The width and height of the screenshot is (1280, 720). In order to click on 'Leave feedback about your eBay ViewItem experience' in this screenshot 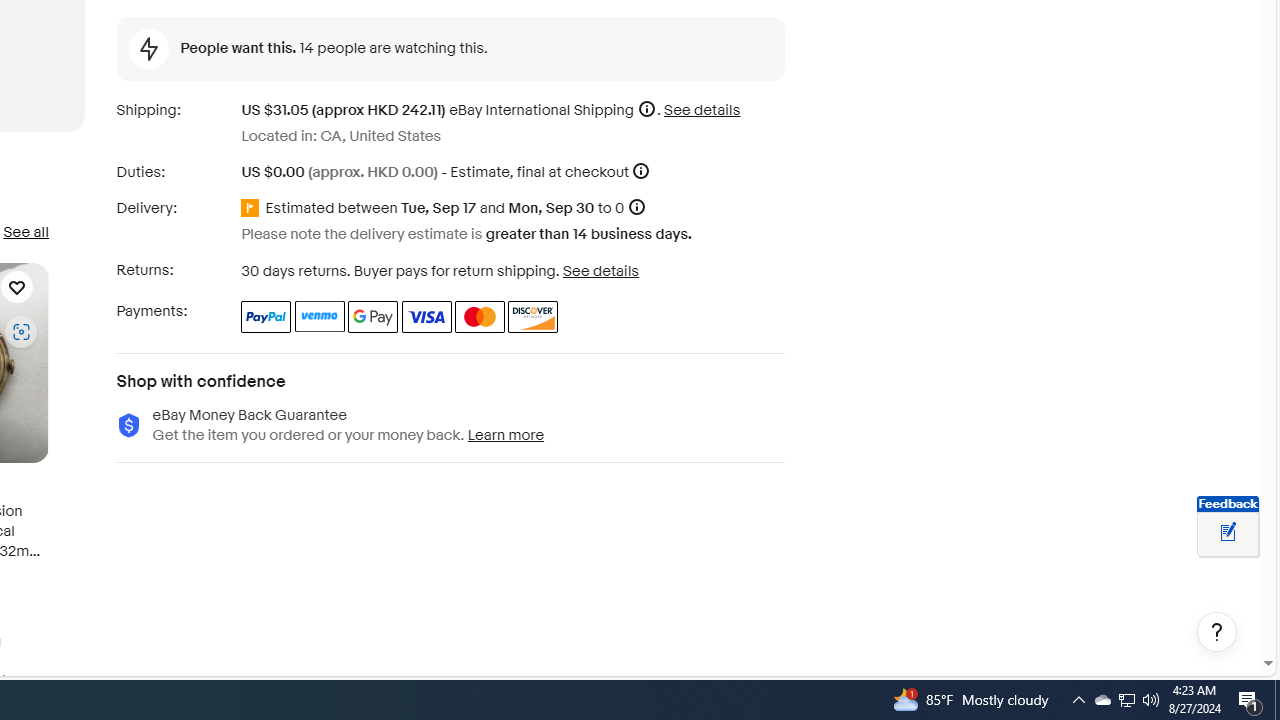, I will do `click(1227, 532)`.